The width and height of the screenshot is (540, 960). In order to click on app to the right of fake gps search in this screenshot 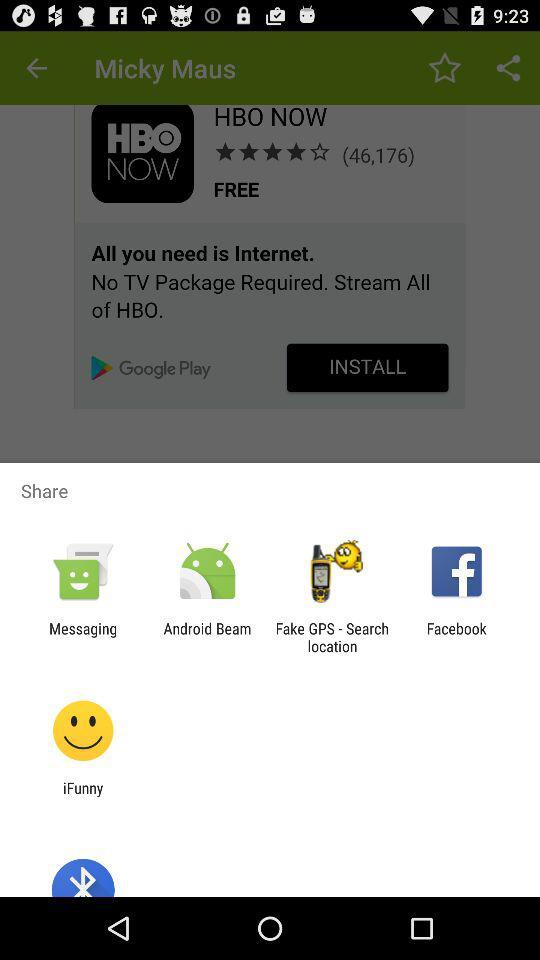, I will do `click(456, 636)`.